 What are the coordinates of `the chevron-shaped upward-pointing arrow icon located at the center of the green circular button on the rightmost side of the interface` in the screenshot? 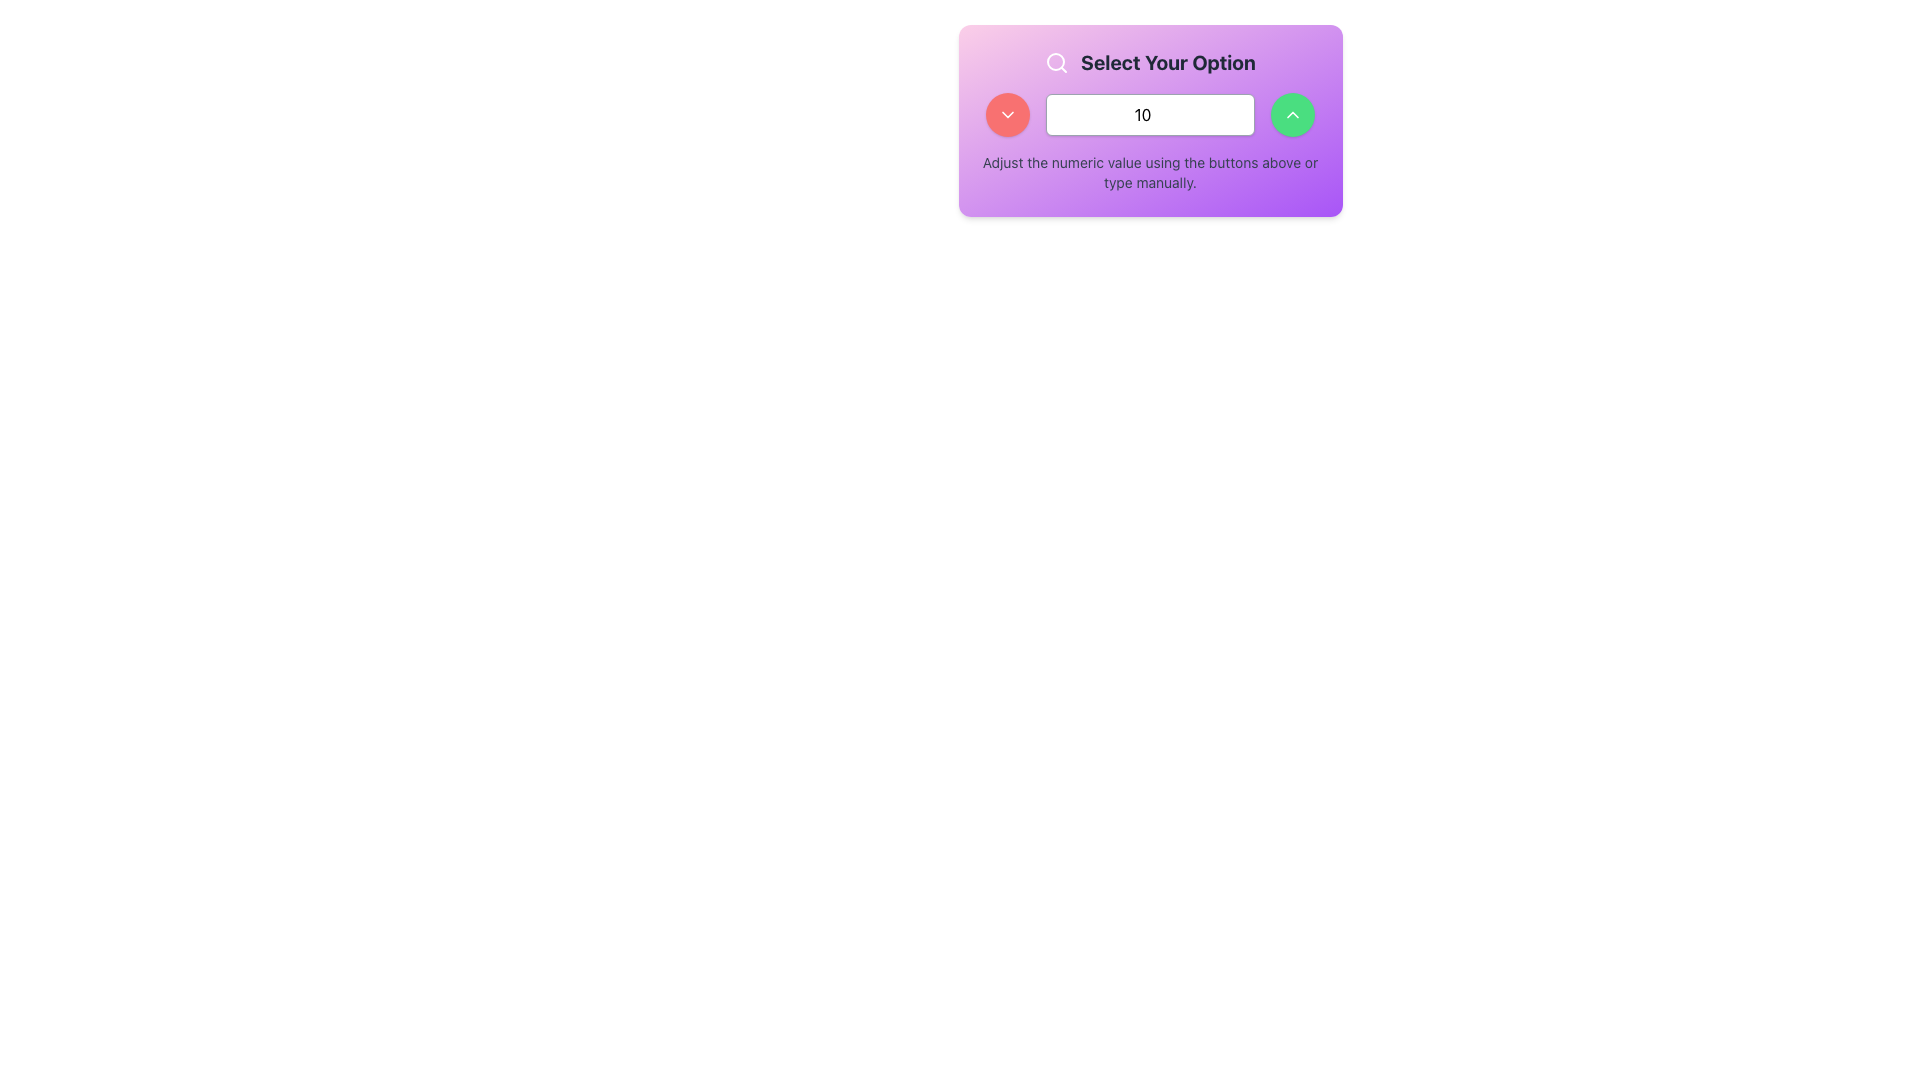 It's located at (1292, 115).